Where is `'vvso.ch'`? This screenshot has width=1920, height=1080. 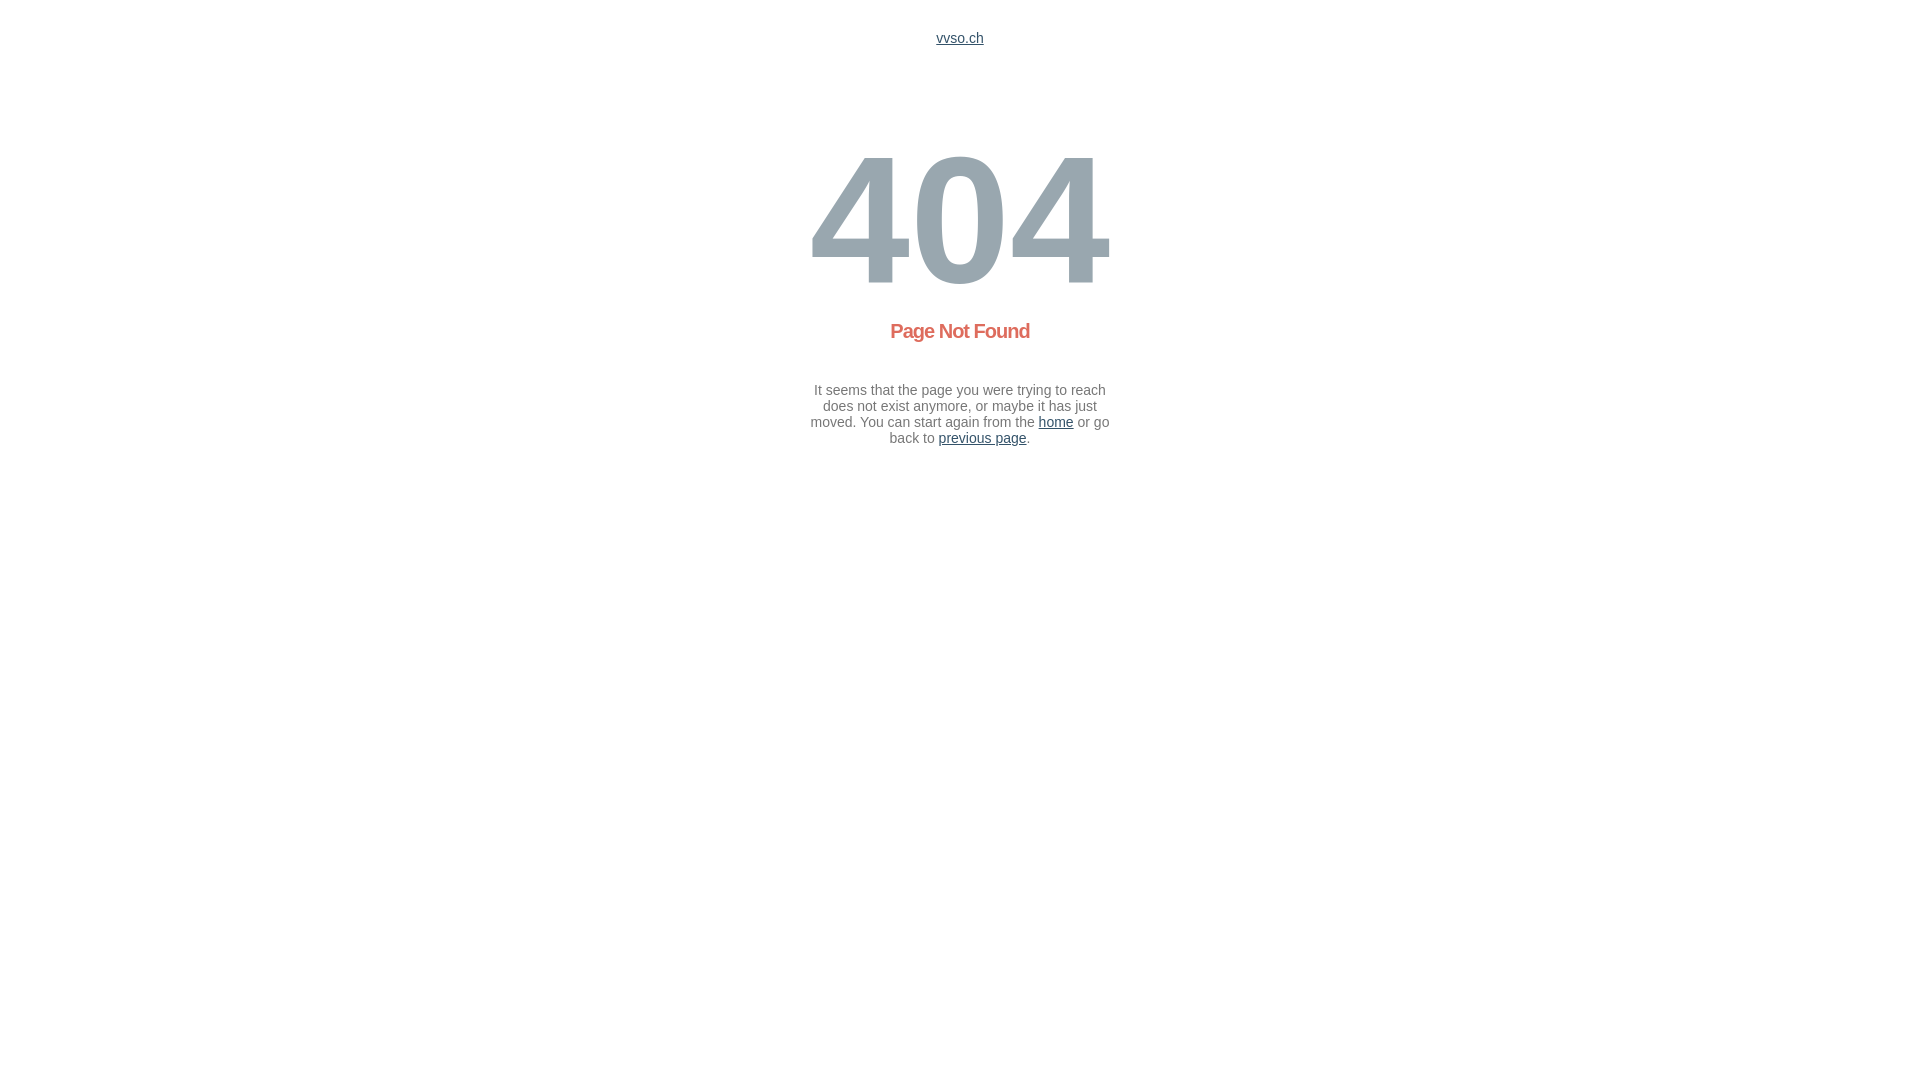 'vvso.ch' is located at coordinates (935, 38).